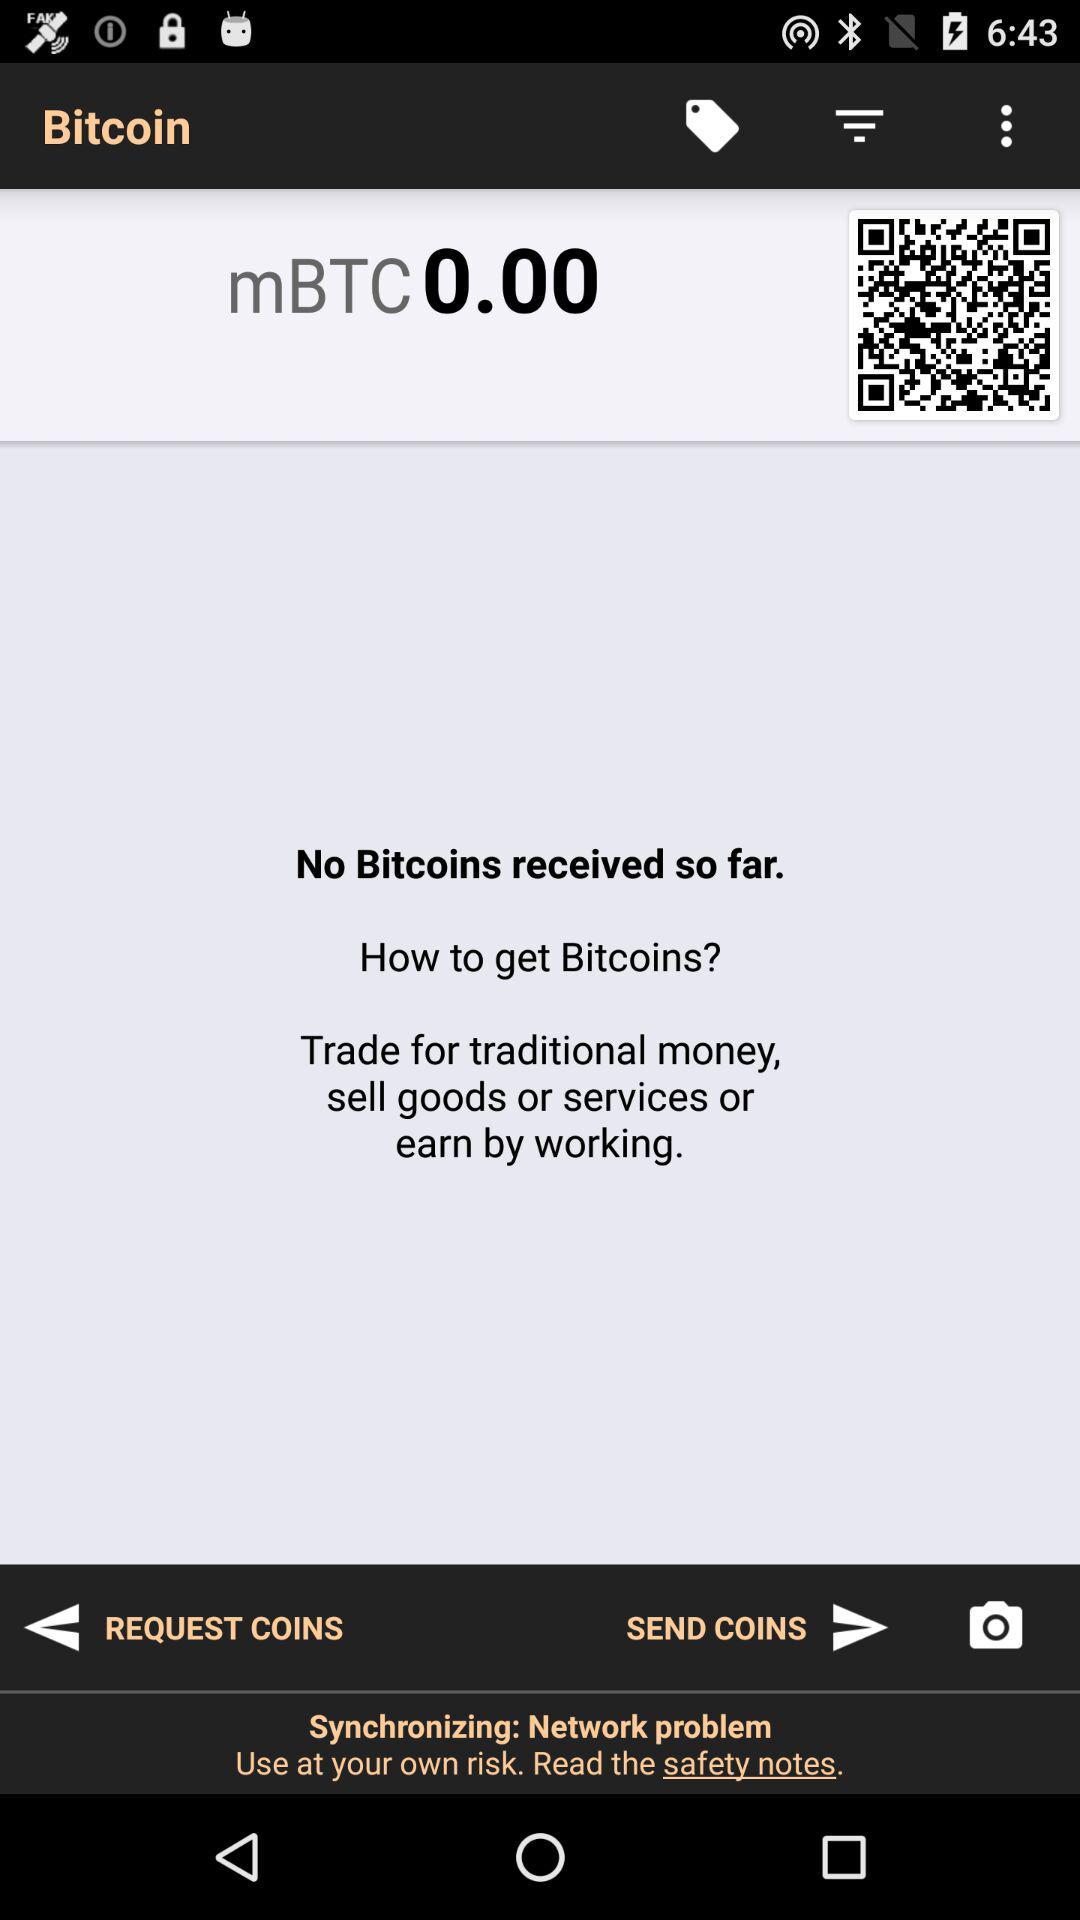 This screenshot has height=1920, width=1080. I want to click on send coins, so click(758, 1627).